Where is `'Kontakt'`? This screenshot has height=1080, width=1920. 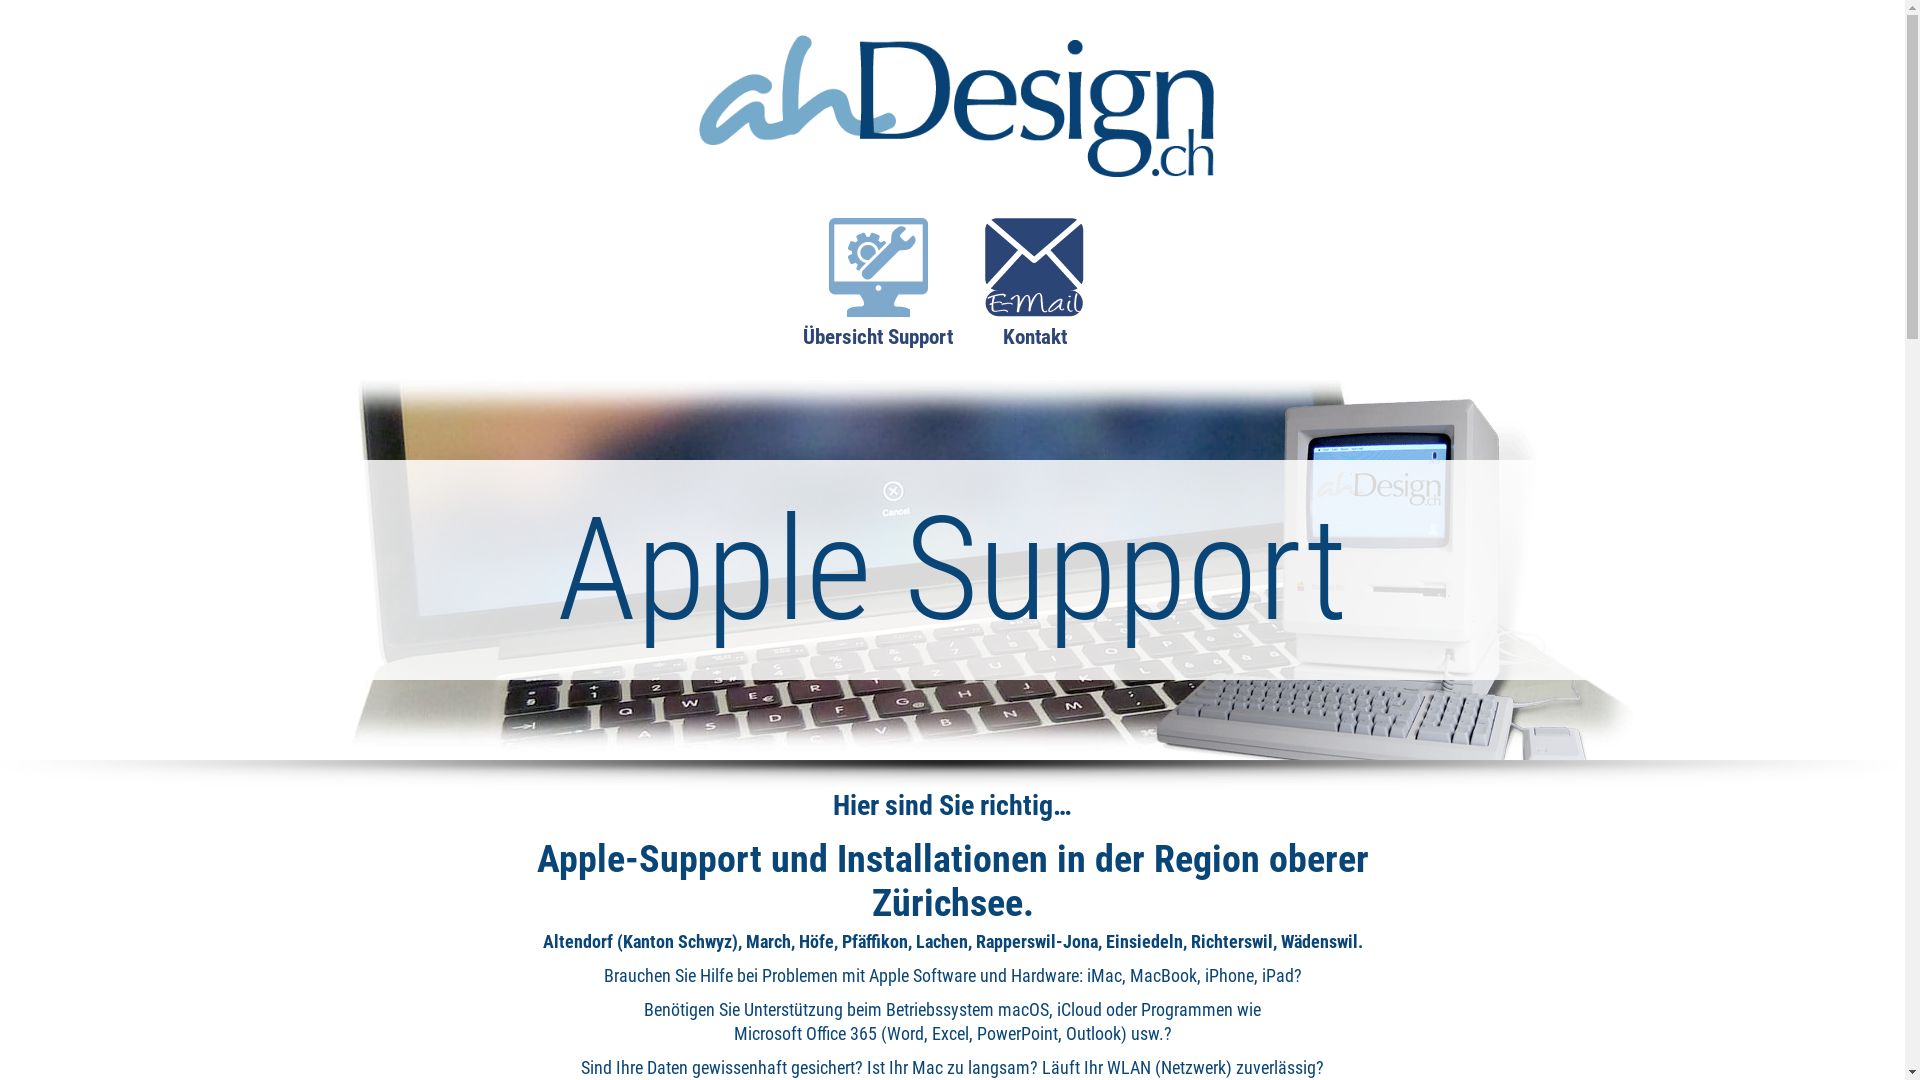 'Kontakt' is located at coordinates (1034, 294).